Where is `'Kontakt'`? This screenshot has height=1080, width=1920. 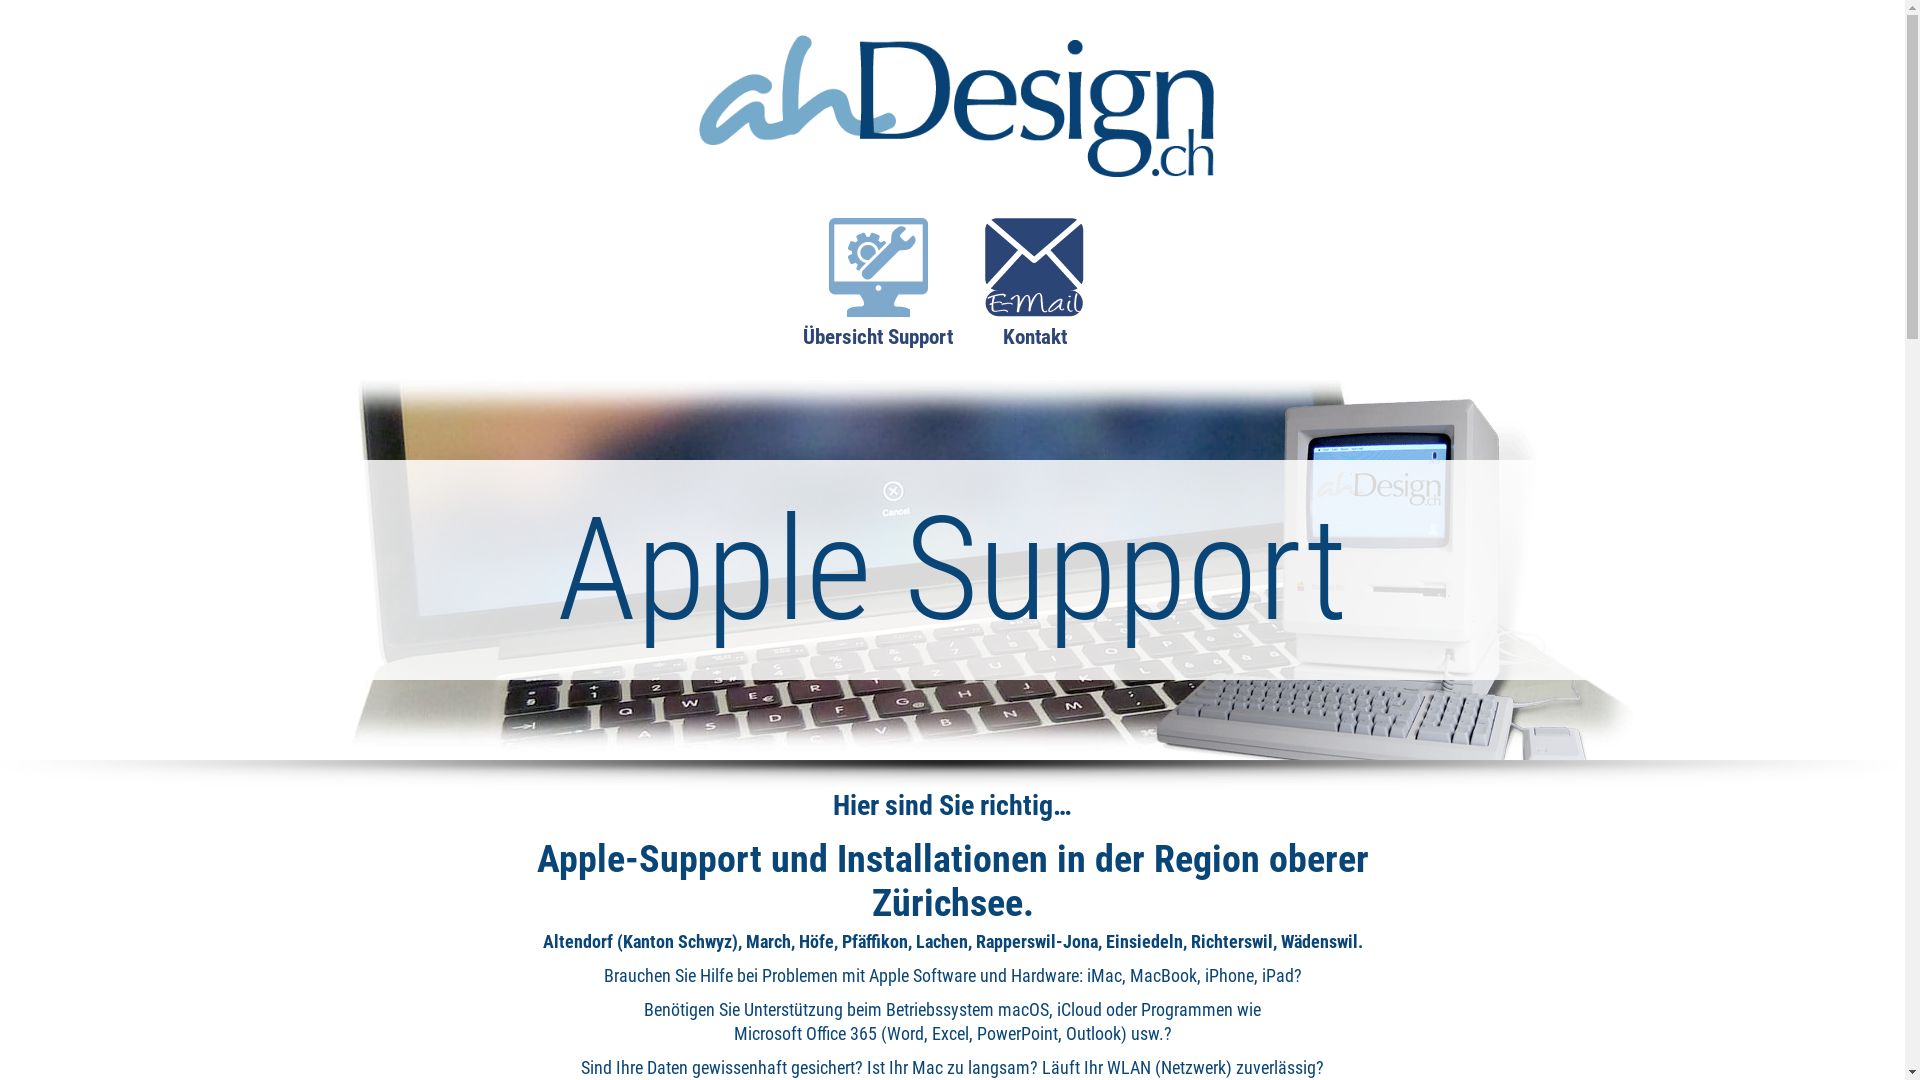 'Kontakt' is located at coordinates (1034, 294).